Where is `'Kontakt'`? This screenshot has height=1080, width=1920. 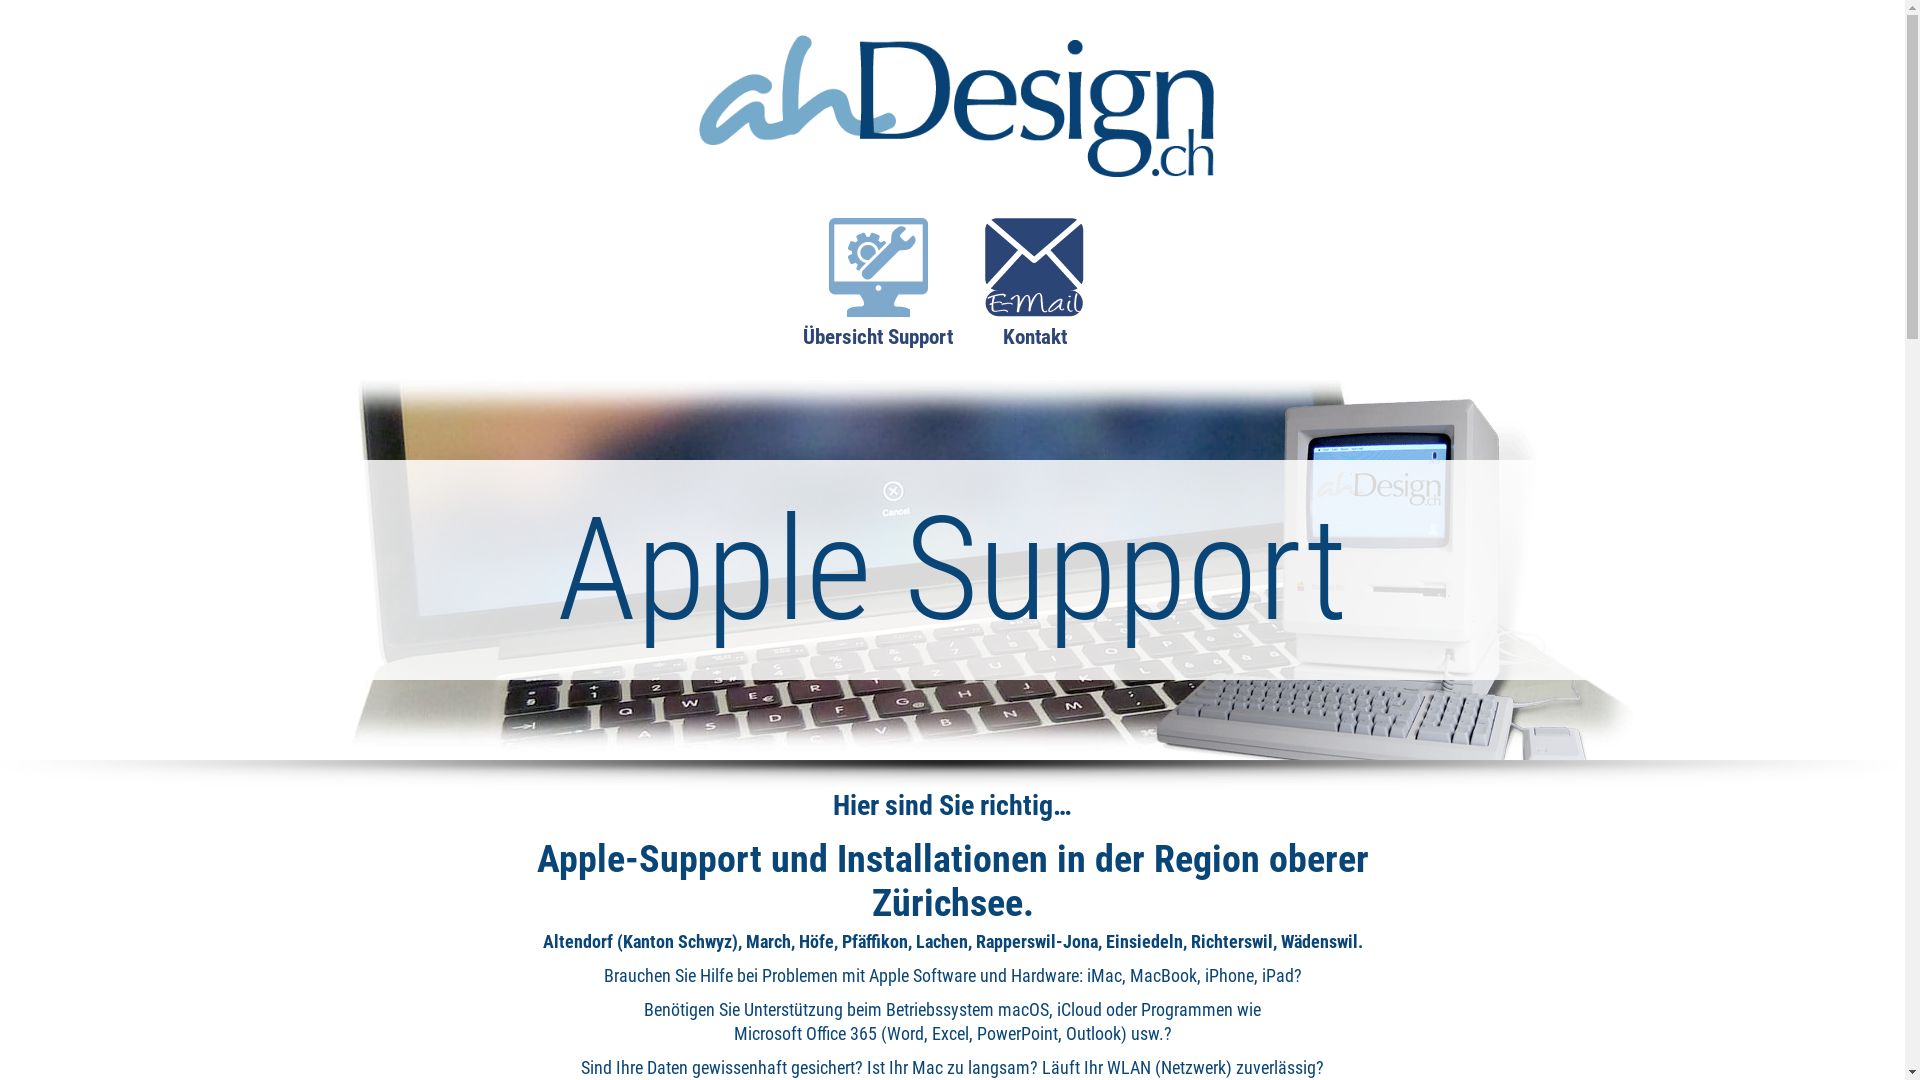 'Kontakt' is located at coordinates (1034, 294).